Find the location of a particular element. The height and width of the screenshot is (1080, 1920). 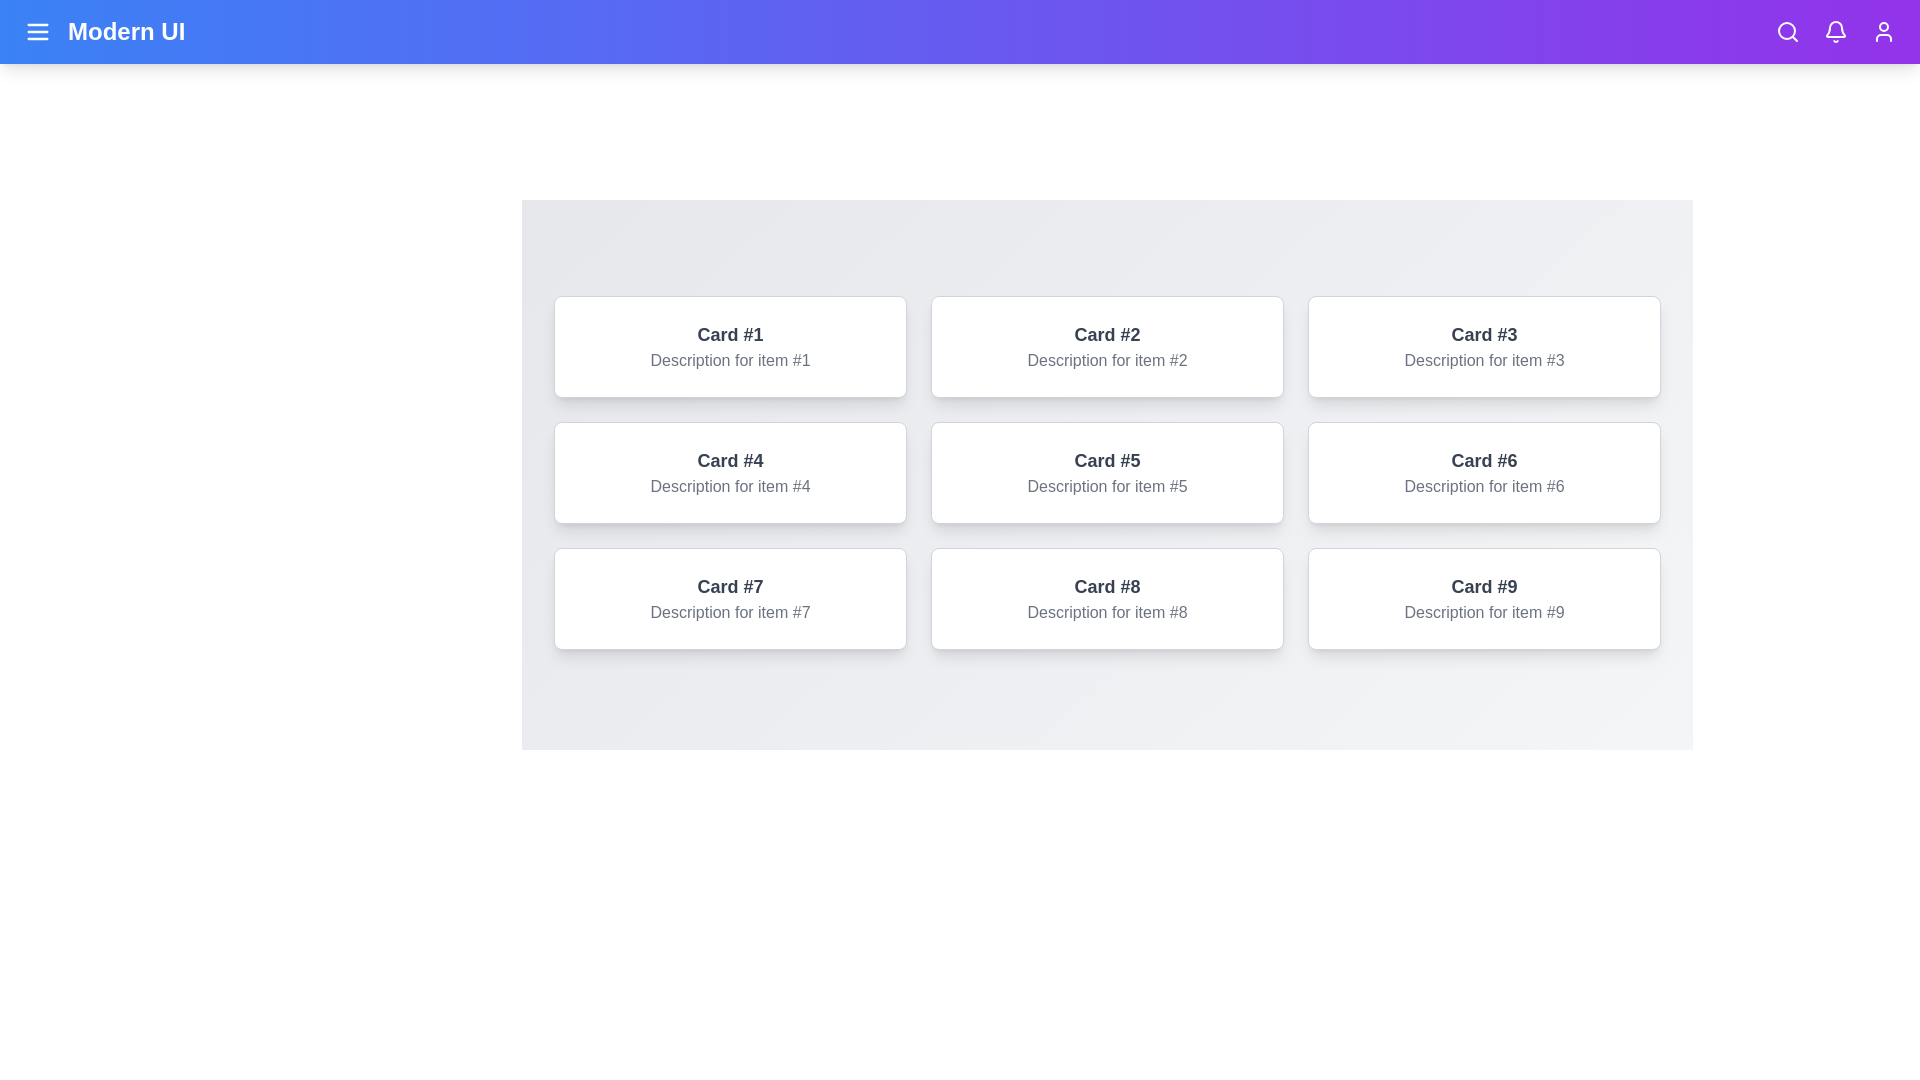

the notifications icon in the navigation bar is located at coordinates (1836, 31).